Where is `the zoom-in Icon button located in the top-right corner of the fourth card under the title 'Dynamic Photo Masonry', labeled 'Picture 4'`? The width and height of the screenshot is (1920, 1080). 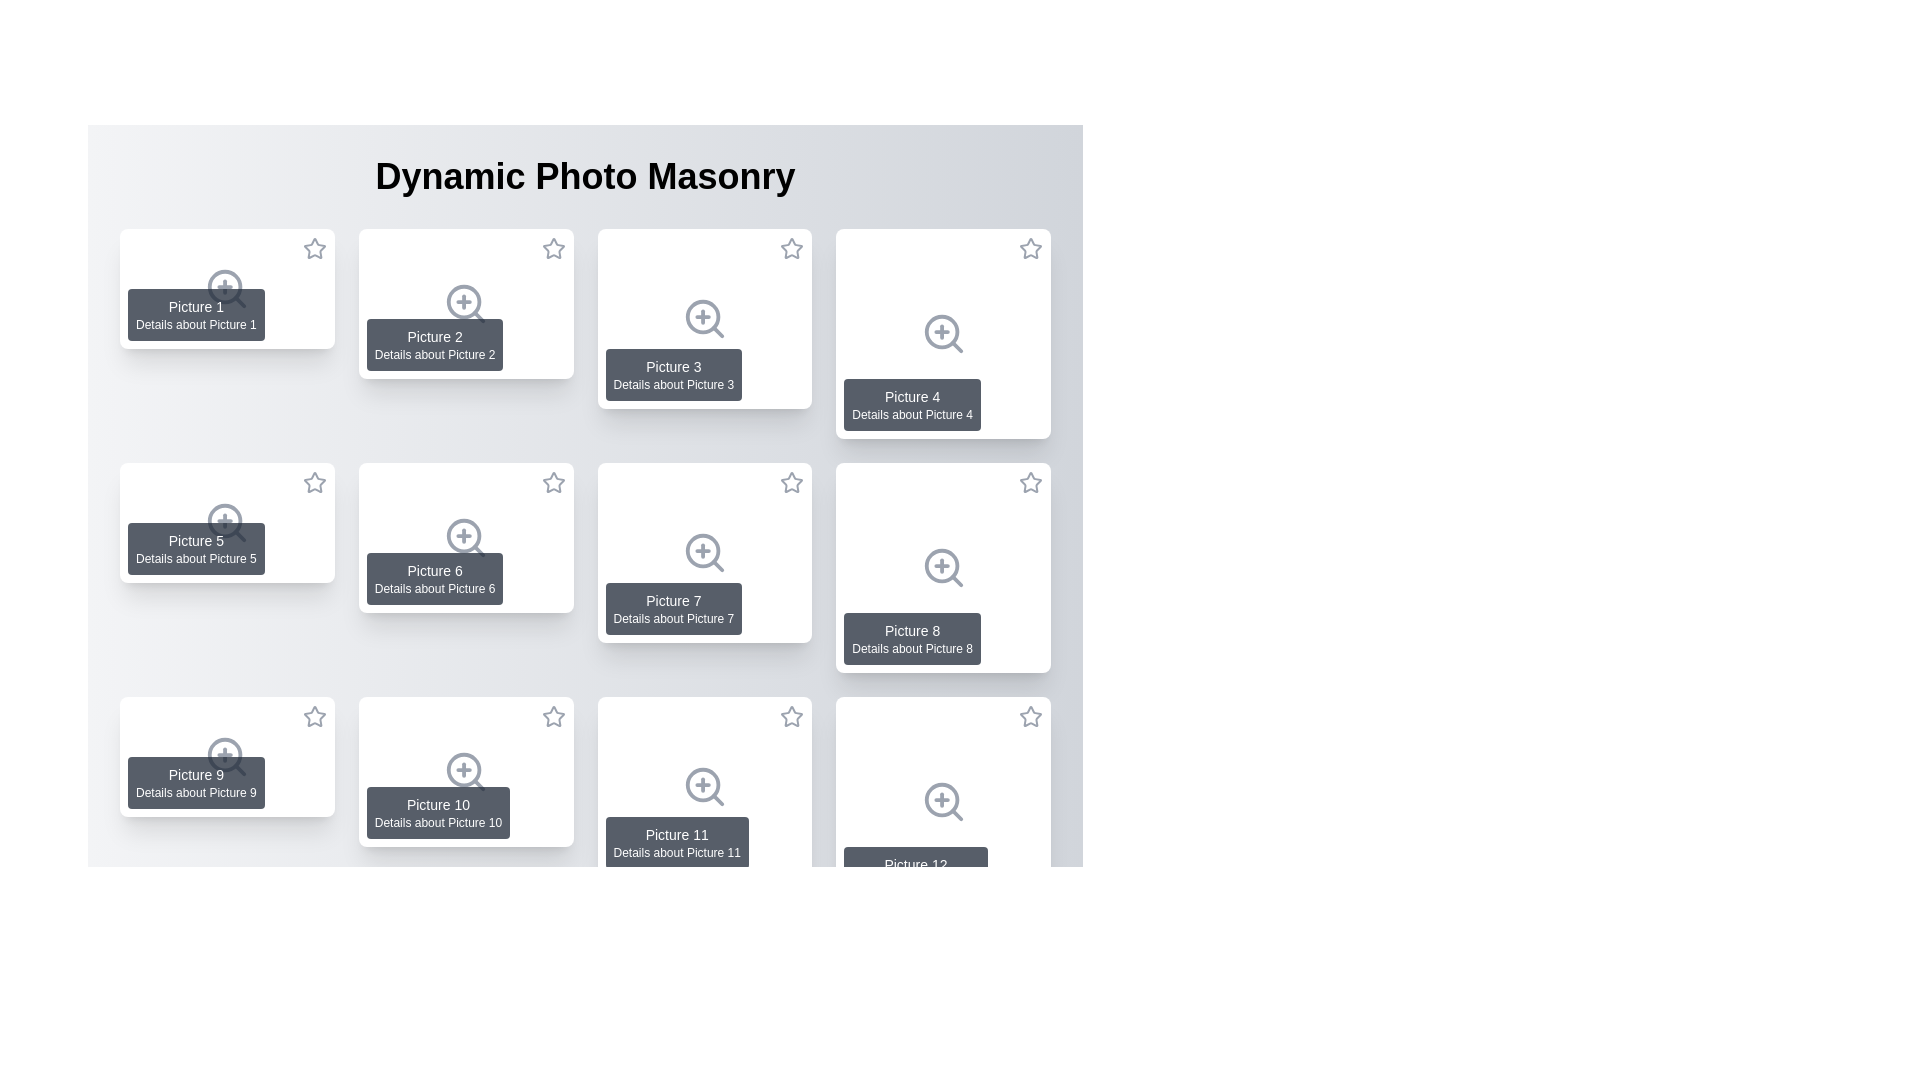 the zoom-in Icon button located in the top-right corner of the fourth card under the title 'Dynamic Photo Masonry', labeled 'Picture 4' is located at coordinates (942, 333).